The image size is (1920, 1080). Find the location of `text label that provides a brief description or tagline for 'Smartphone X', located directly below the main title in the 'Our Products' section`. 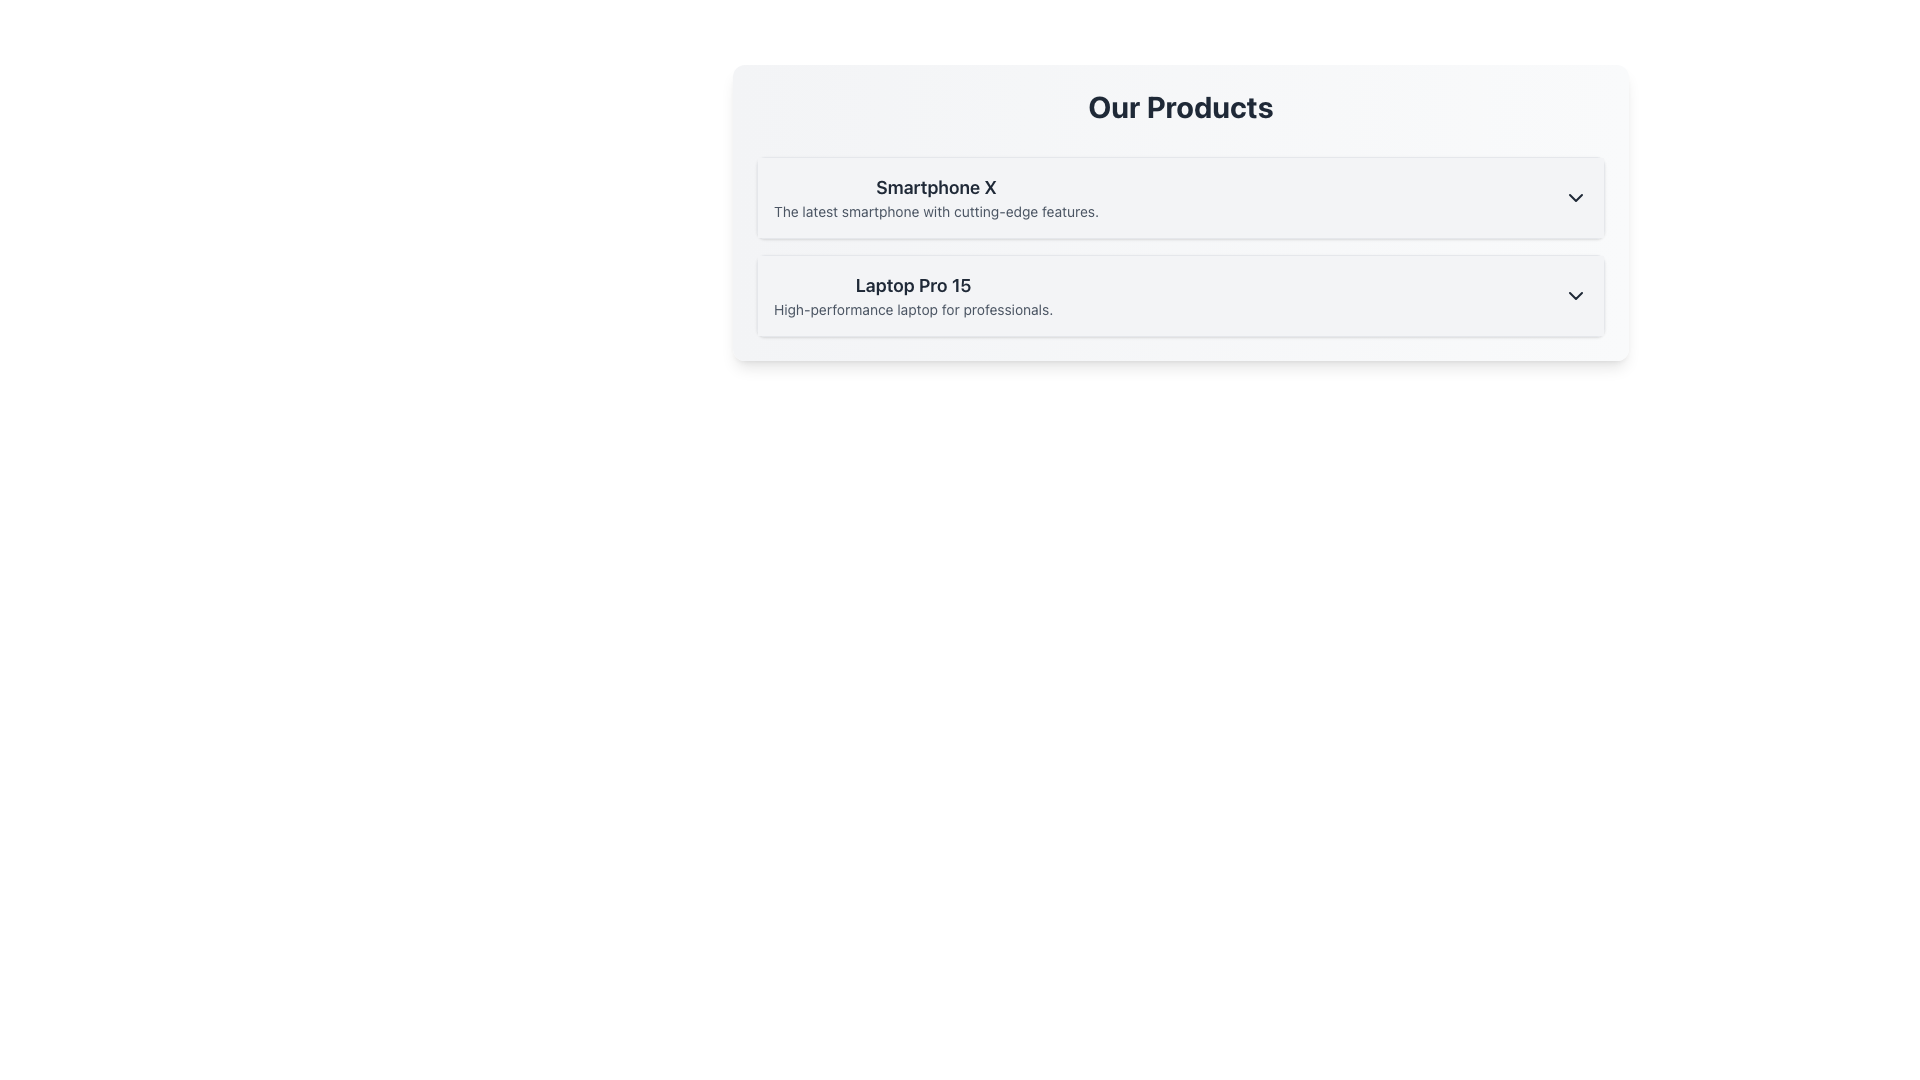

text label that provides a brief description or tagline for 'Smartphone X', located directly below the main title in the 'Our Products' section is located at coordinates (935, 212).